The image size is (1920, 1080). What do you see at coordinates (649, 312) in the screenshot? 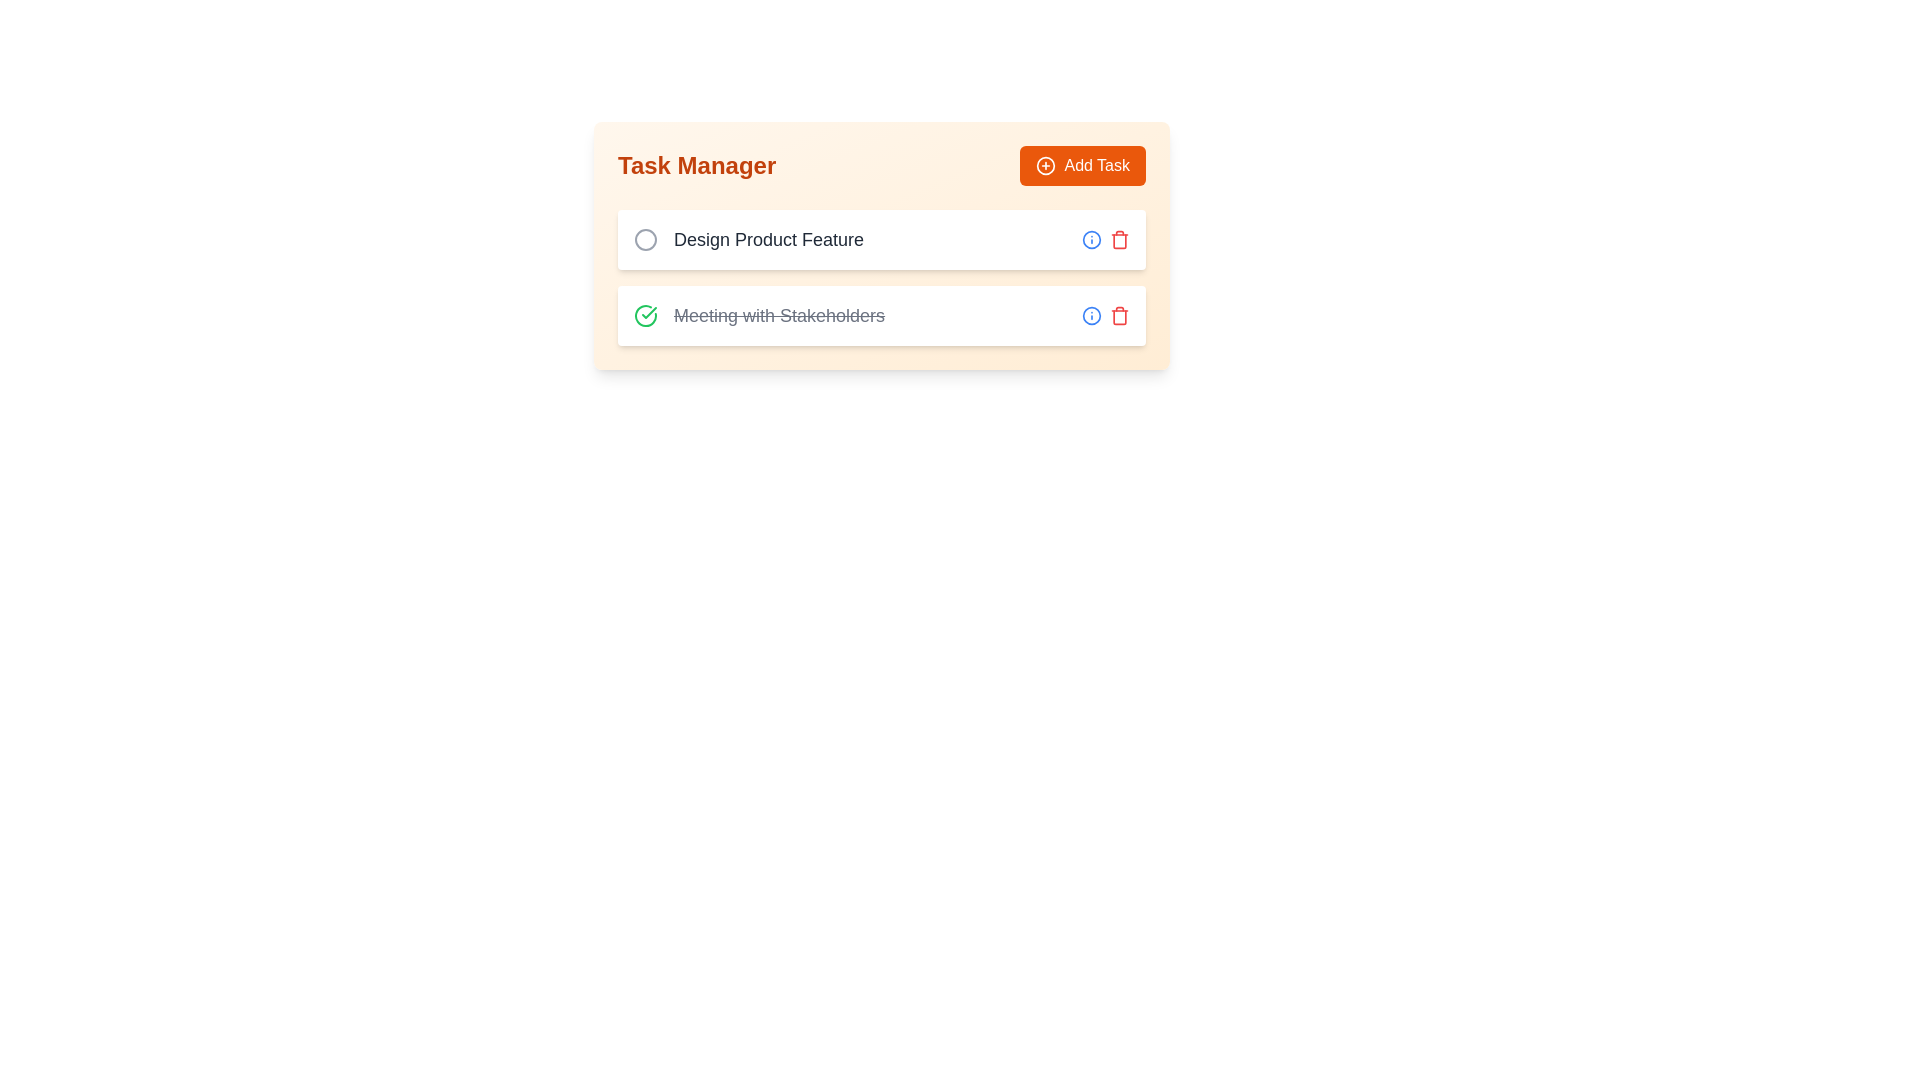
I see `the green checkmark icon located to the left of the text 'Meeting with Stakeholders' in the task list, which indicates that the associated task is marked as completed` at bounding box center [649, 312].